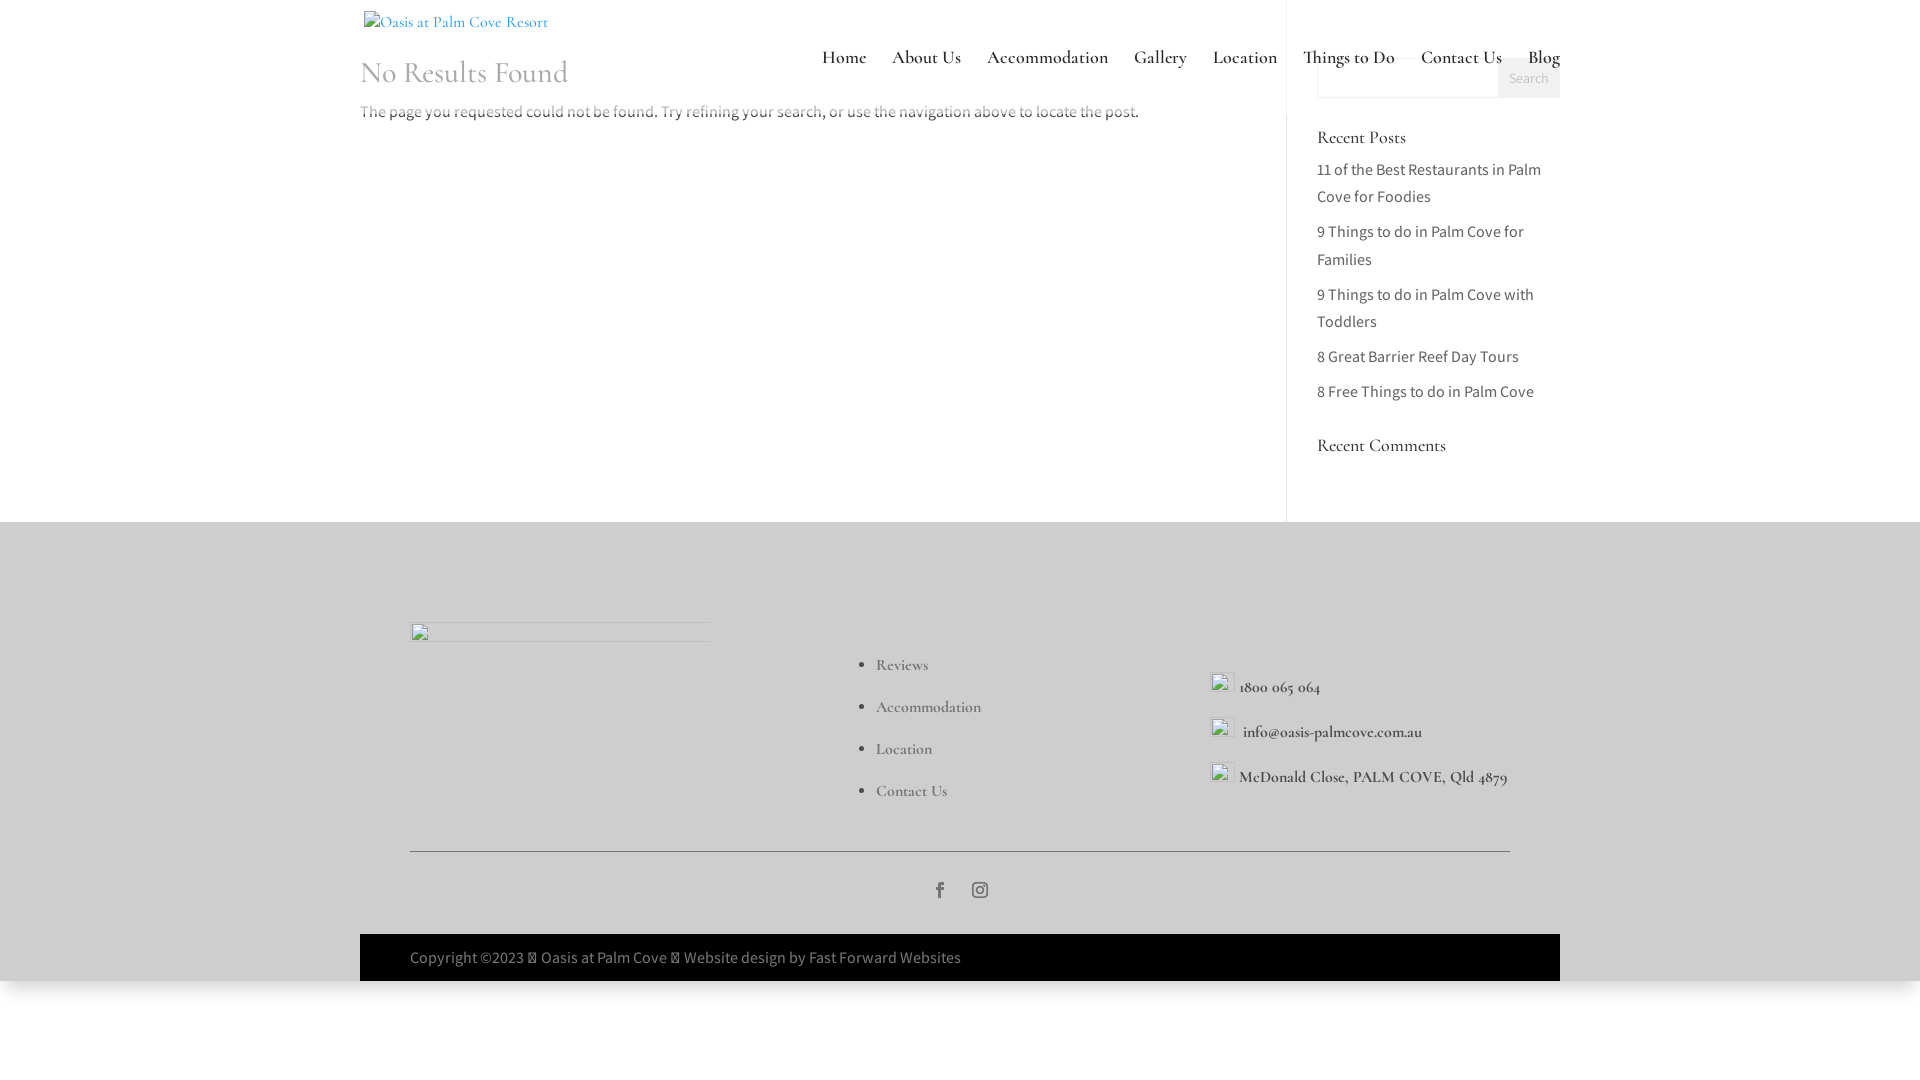 The height and width of the screenshot is (1080, 1920). I want to click on 'Blog', so click(1543, 80).